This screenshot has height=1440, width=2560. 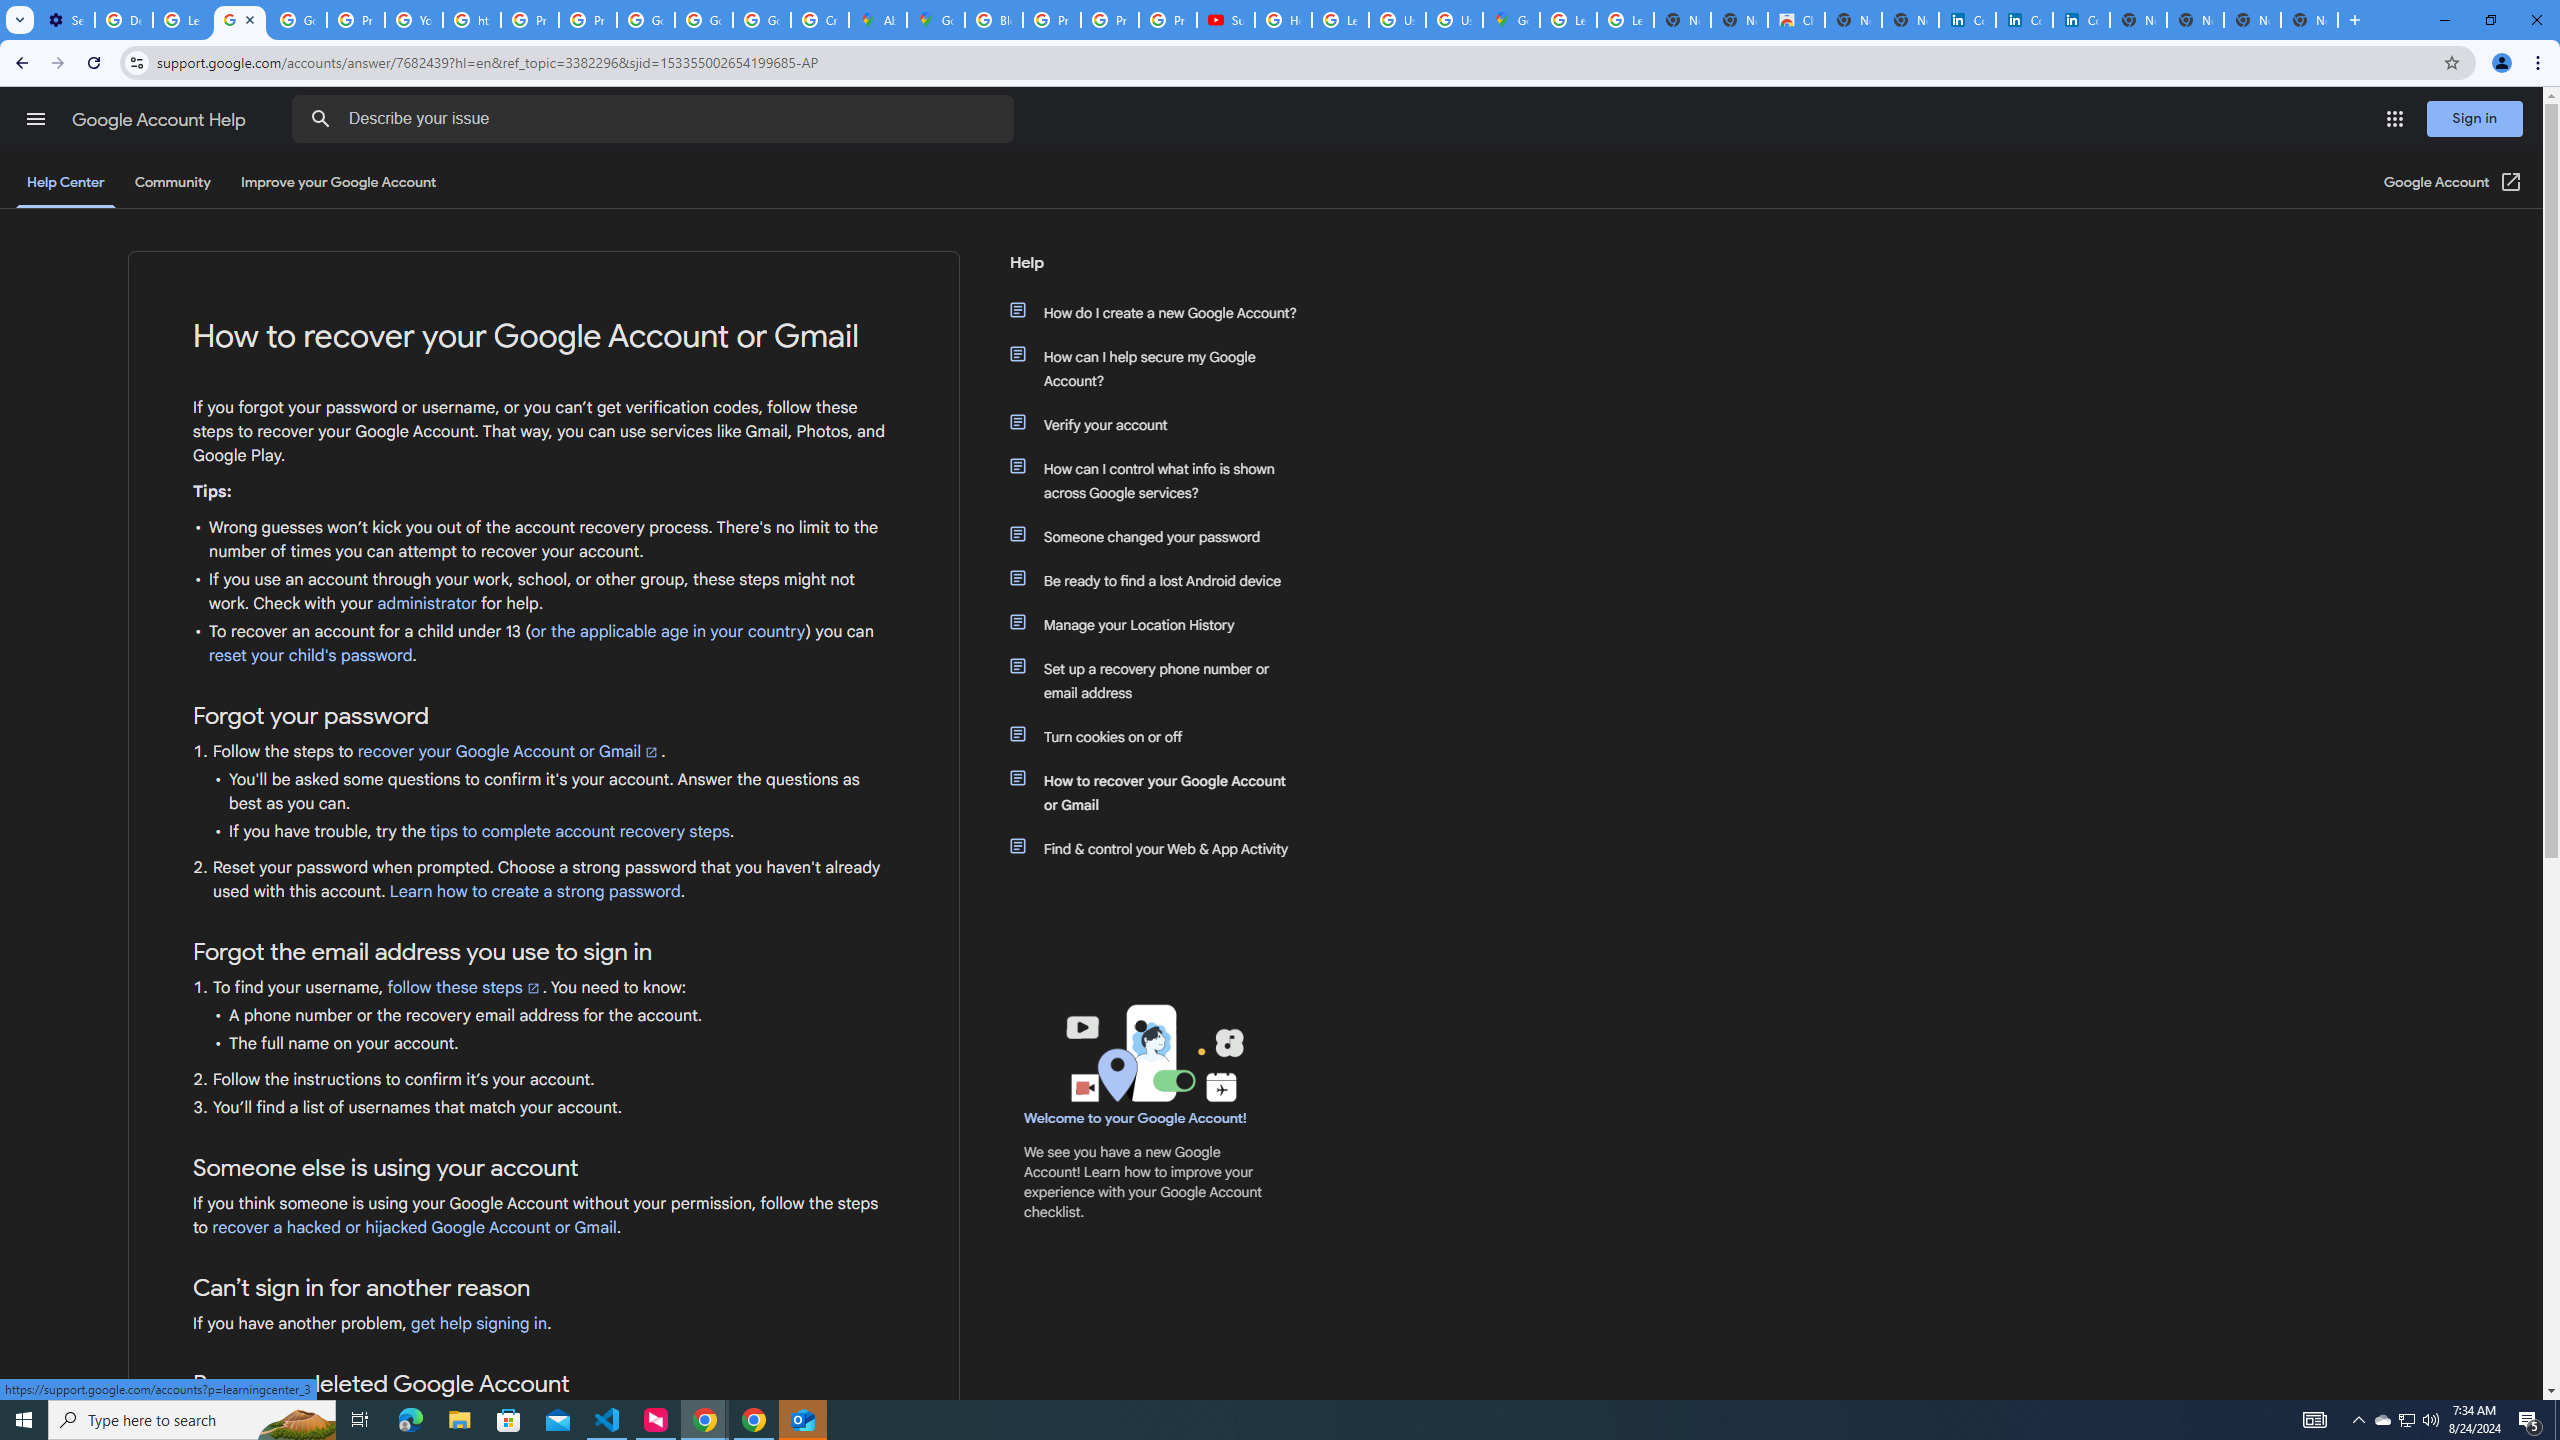 I want to click on 'tips to complete account recovery steps', so click(x=580, y=831).